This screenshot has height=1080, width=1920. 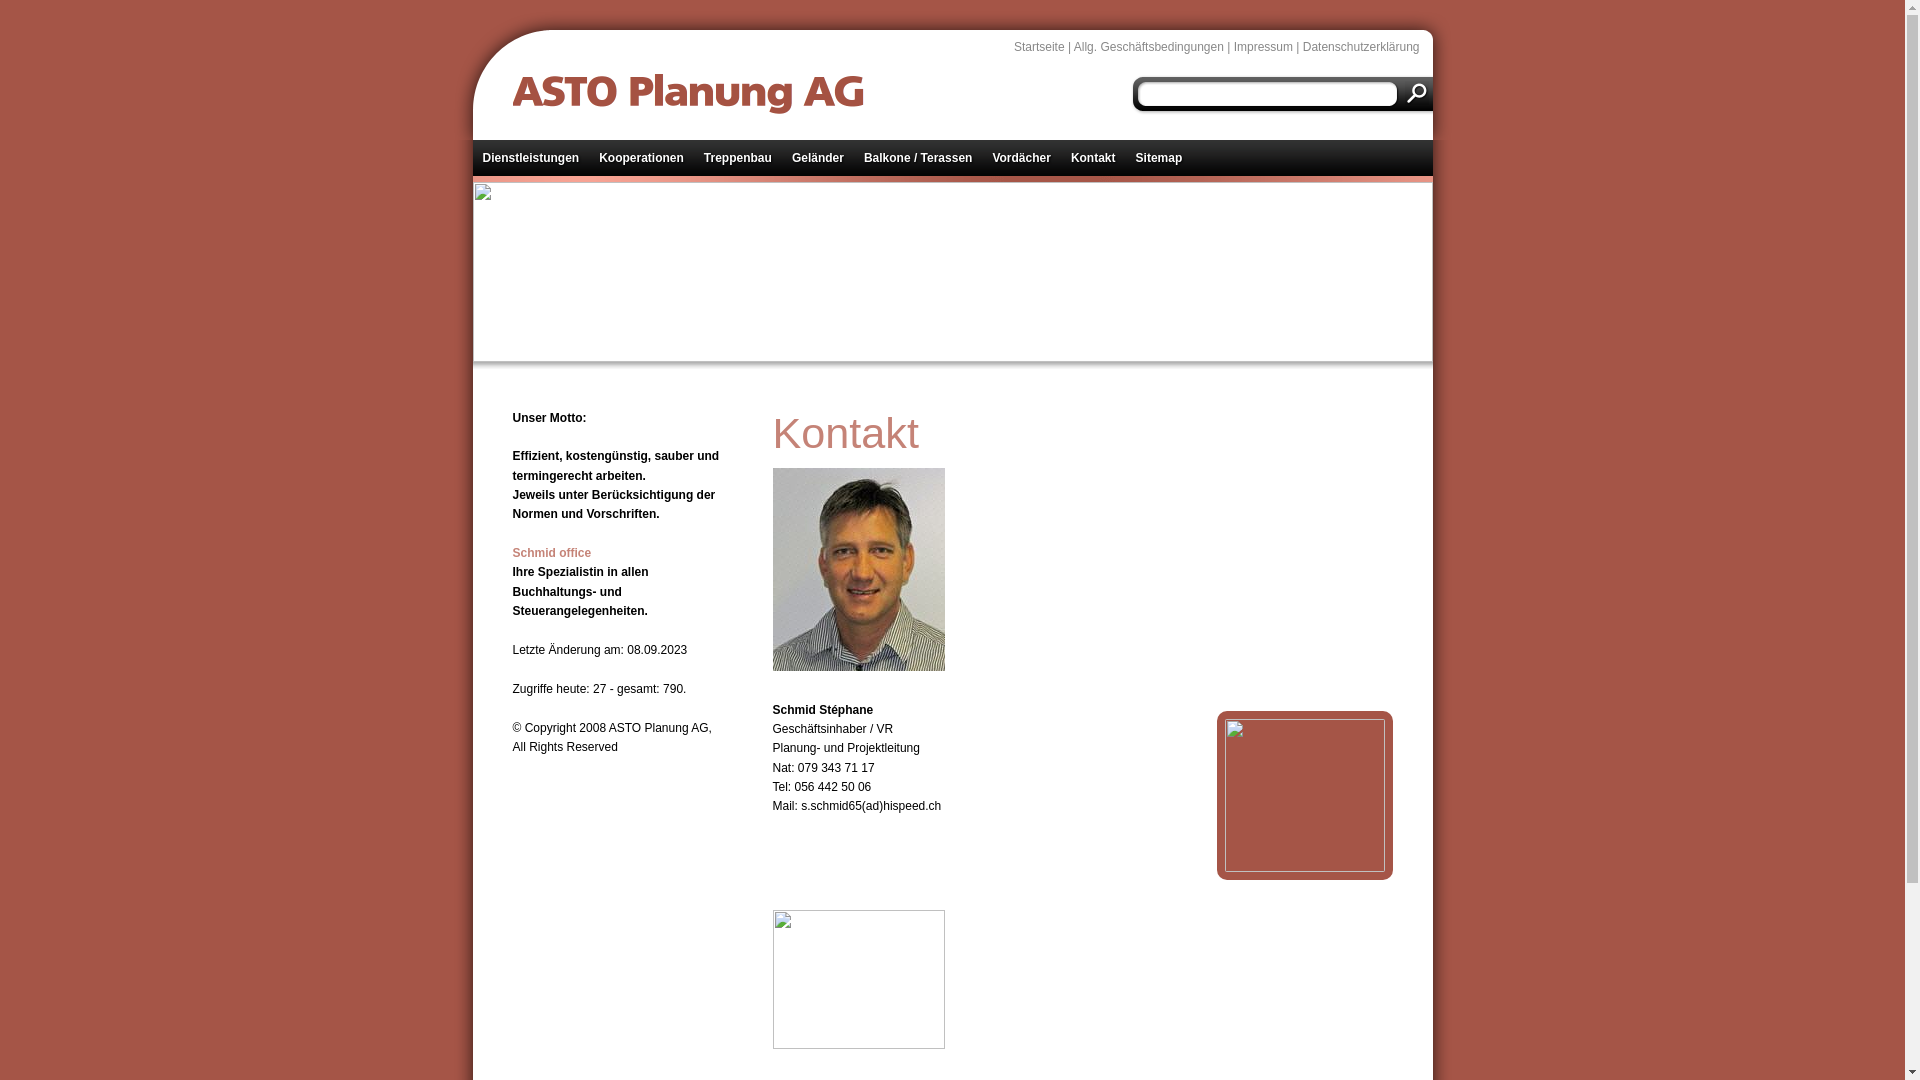 What do you see at coordinates (641, 157) in the screenshot?
I see `'Kooperationen'` at bounding box center [641, 157].